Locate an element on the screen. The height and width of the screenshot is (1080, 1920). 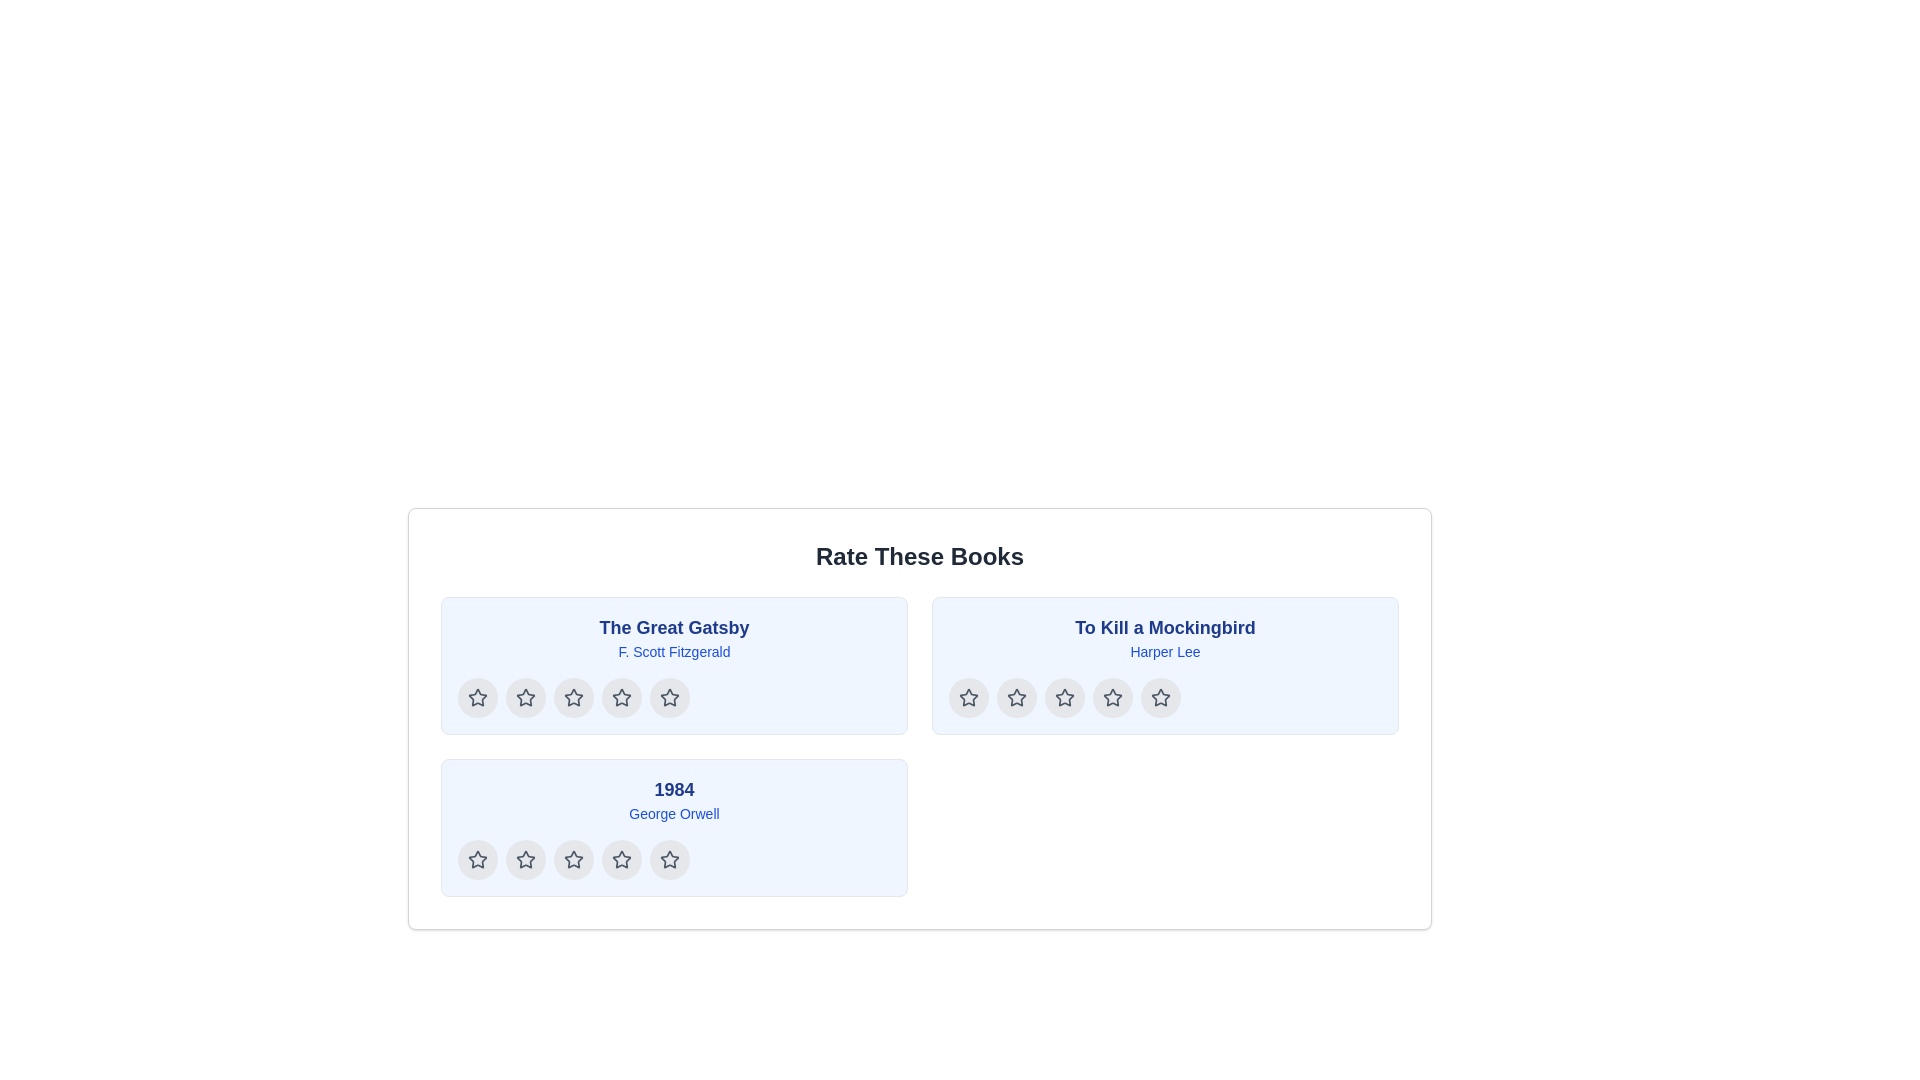
the interactive star icon for keyboard interaction is located at coordinates (477, 696).